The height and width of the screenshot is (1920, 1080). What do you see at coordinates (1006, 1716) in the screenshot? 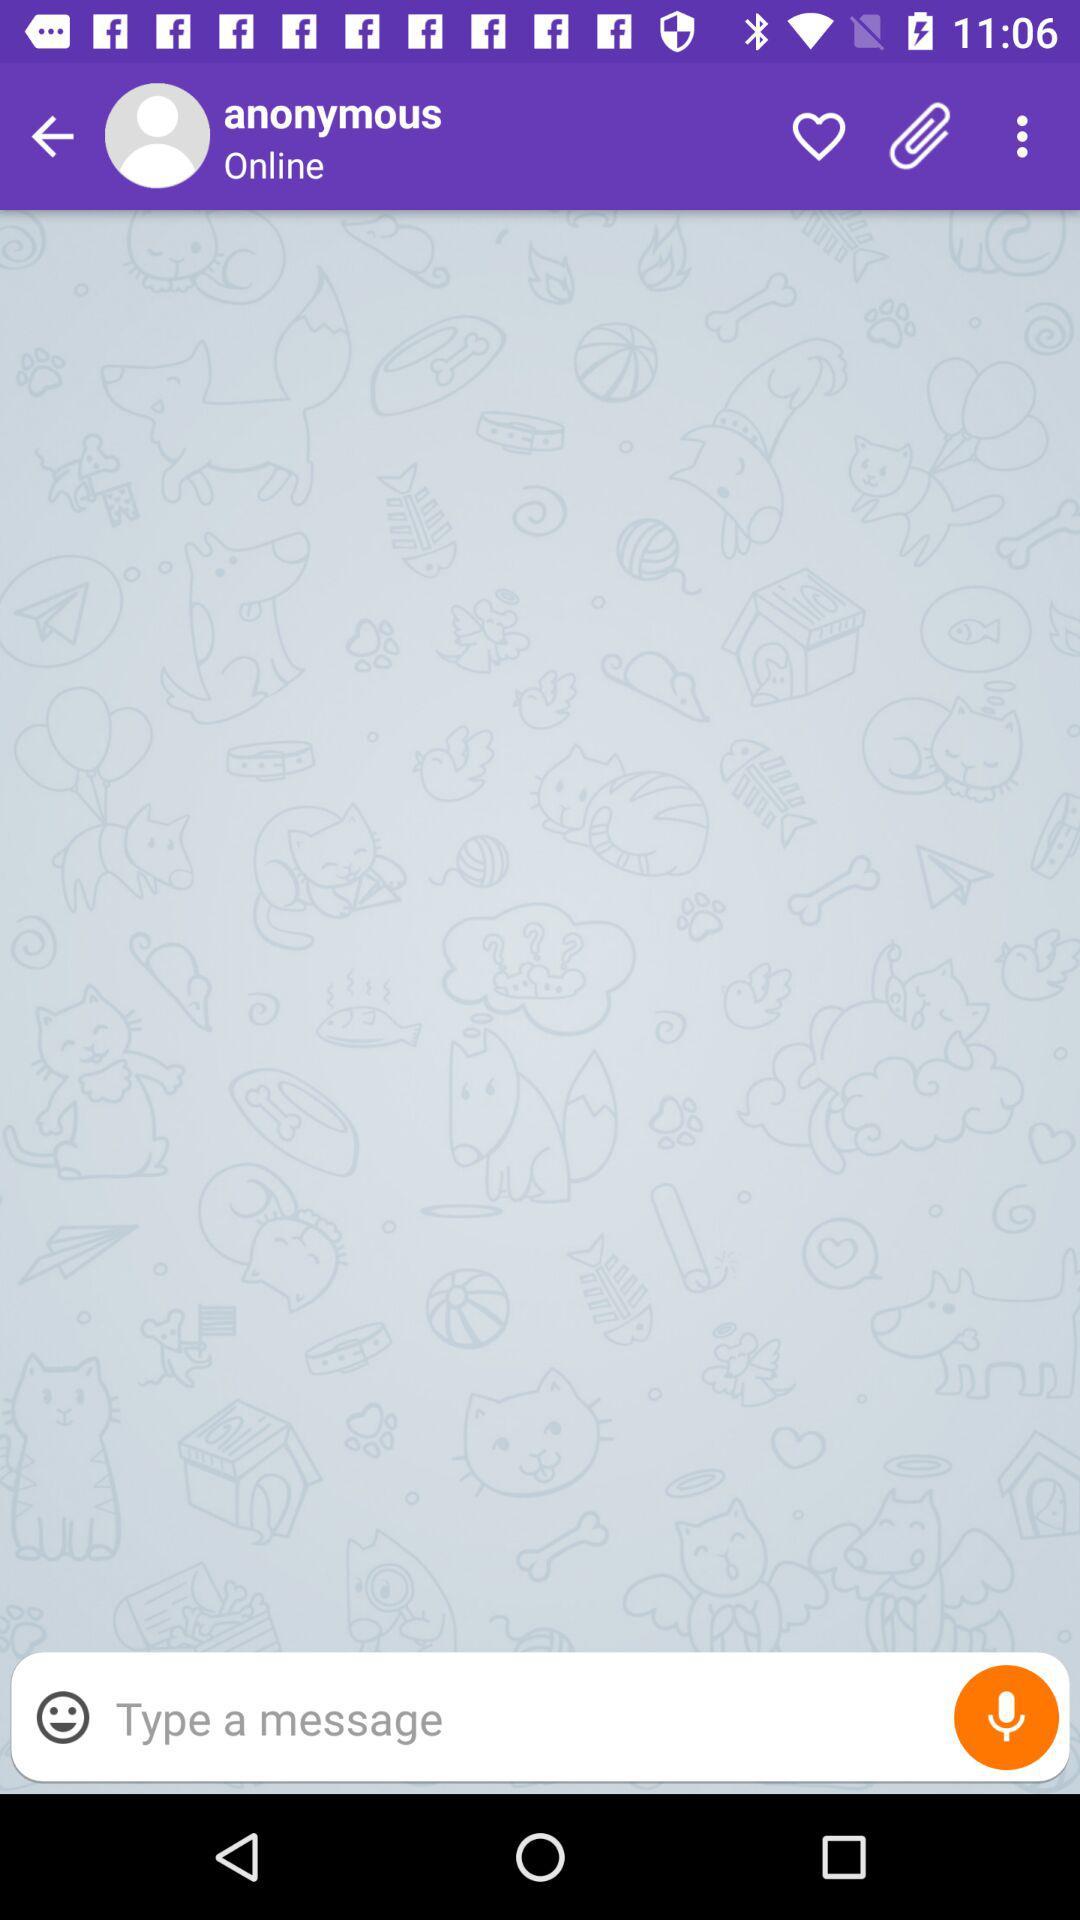
I see `the microphone icon` at bounding box center [1006, 1716].